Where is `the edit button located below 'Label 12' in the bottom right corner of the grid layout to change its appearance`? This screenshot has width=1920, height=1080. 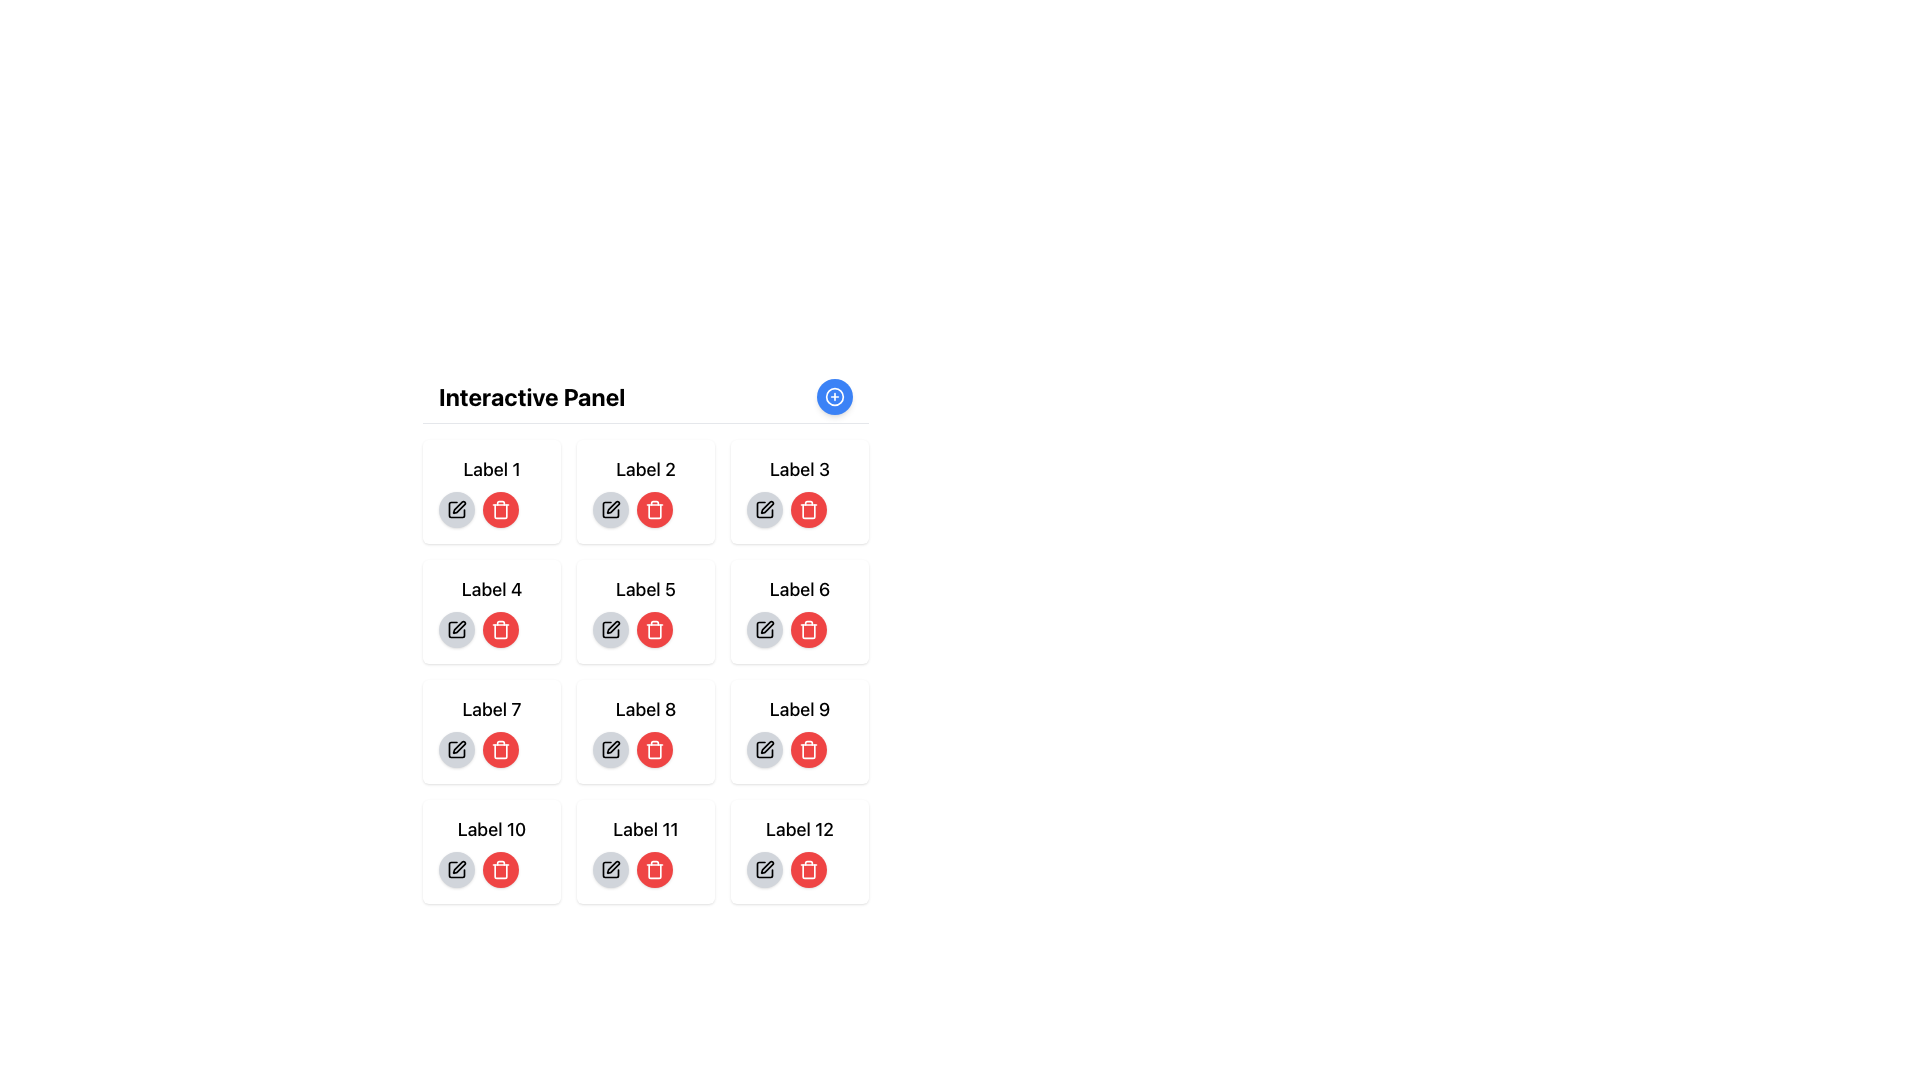
the edit button located below 'Label 12' in the bottom right corner of the grid layout to change its appearance is located at coordinates (763, 869).